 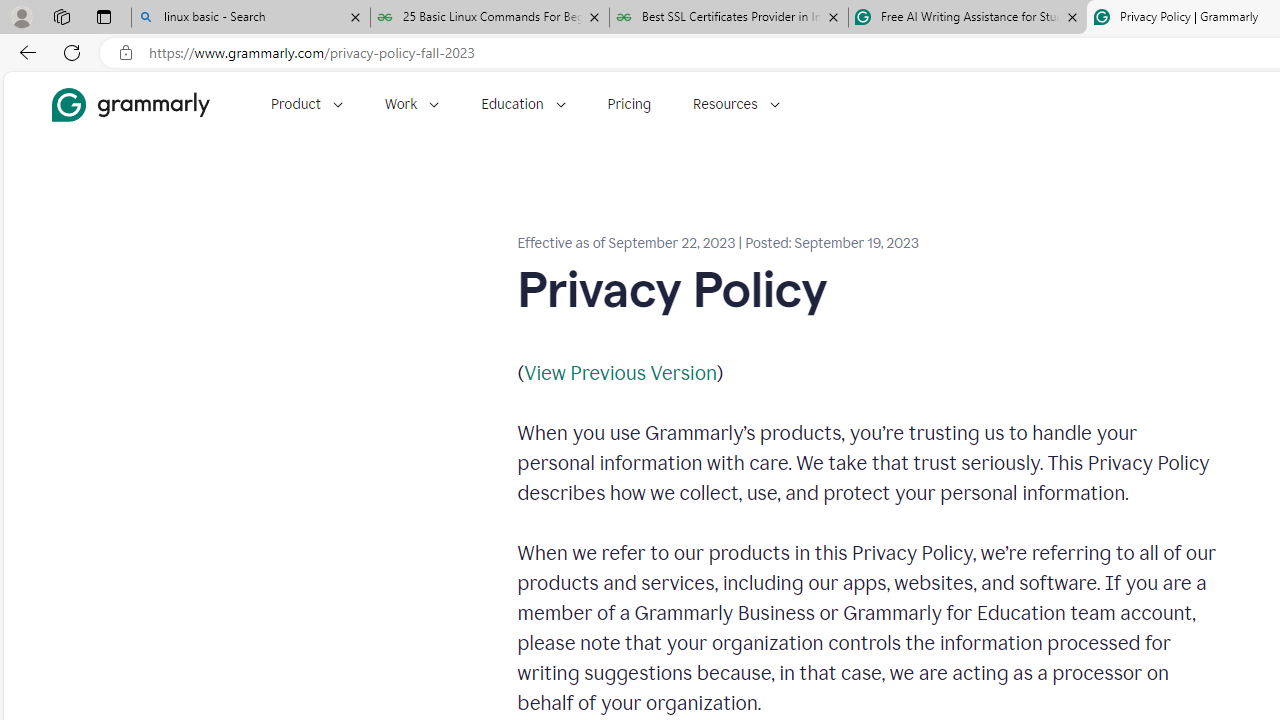 What do you see at coordinates (130, 104) in the screenshot?
I see `'Grammarly Home'` at bounding box center [130, 104].